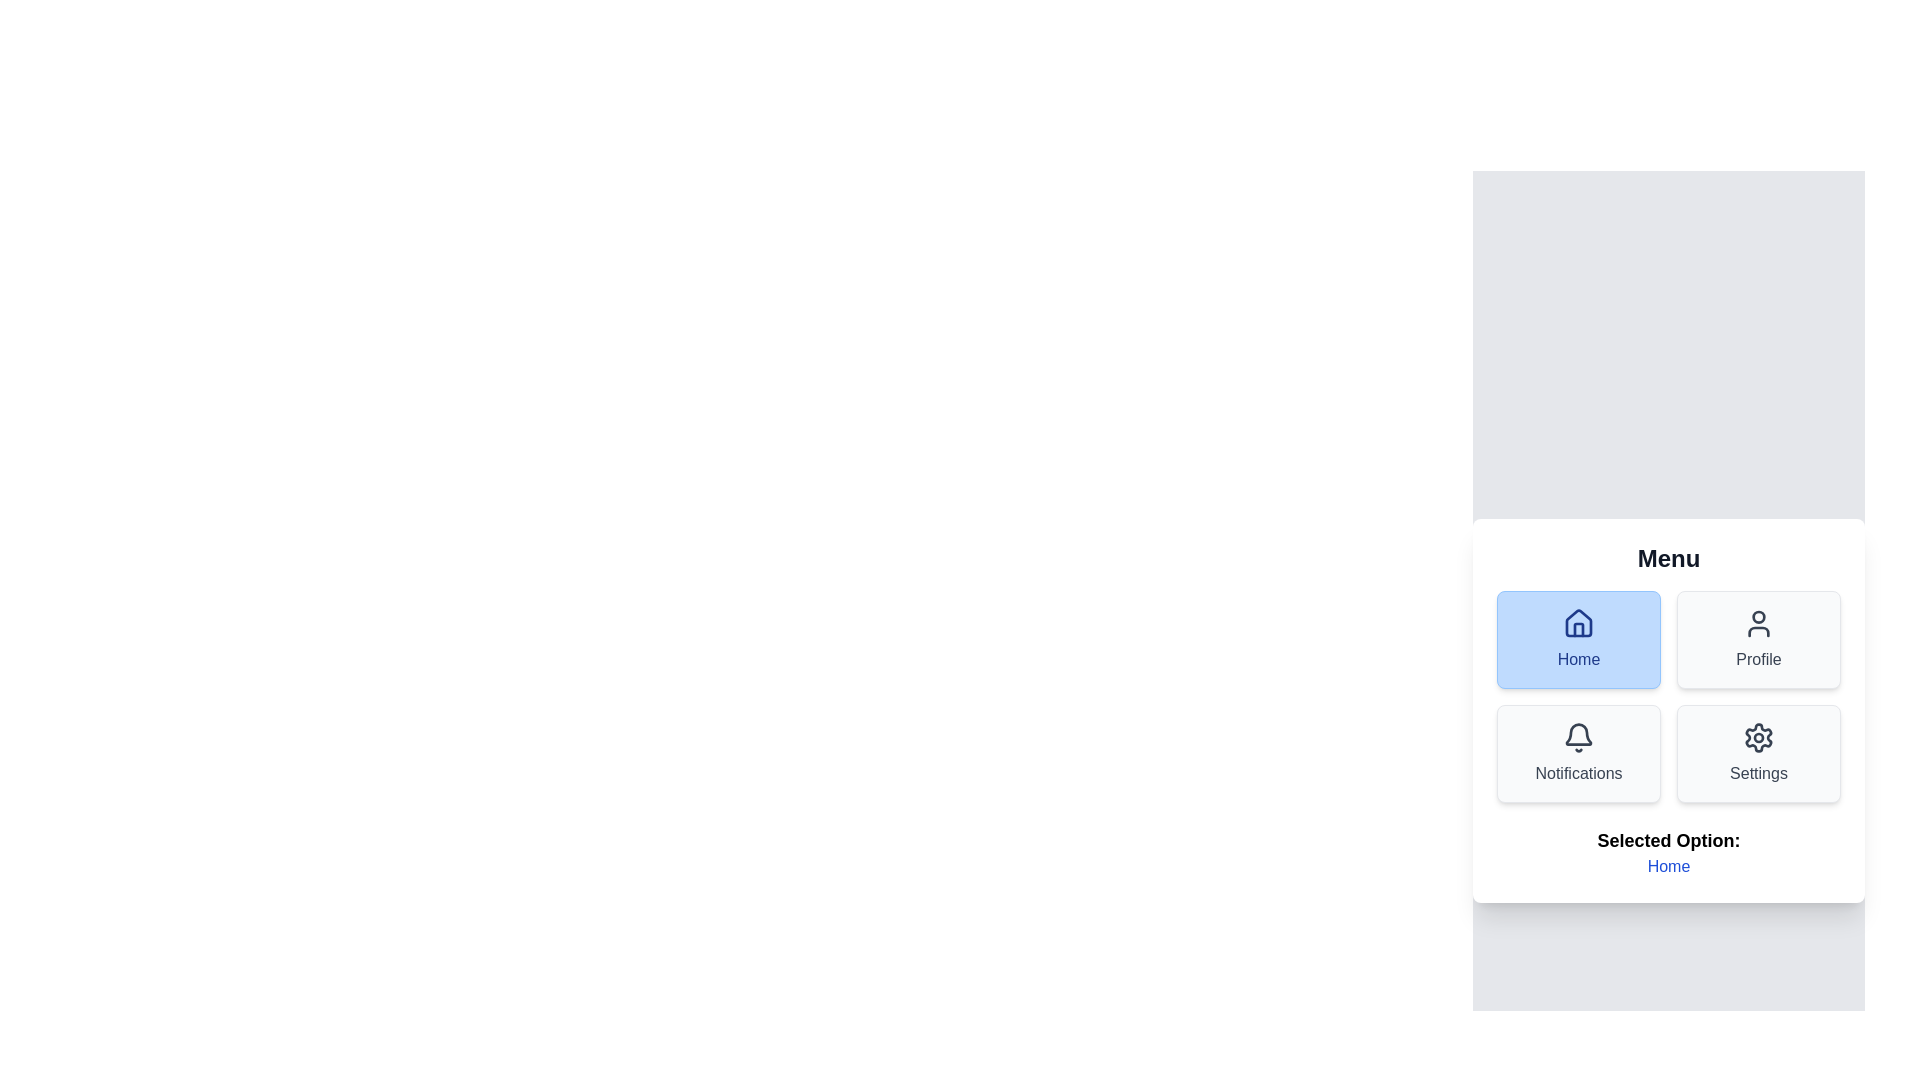 The height and width of the screenshot is (1080, 1920). Describe the element at coordinates (1578, 753) in the screenshot. I see `the menu option Notifications` at that location.